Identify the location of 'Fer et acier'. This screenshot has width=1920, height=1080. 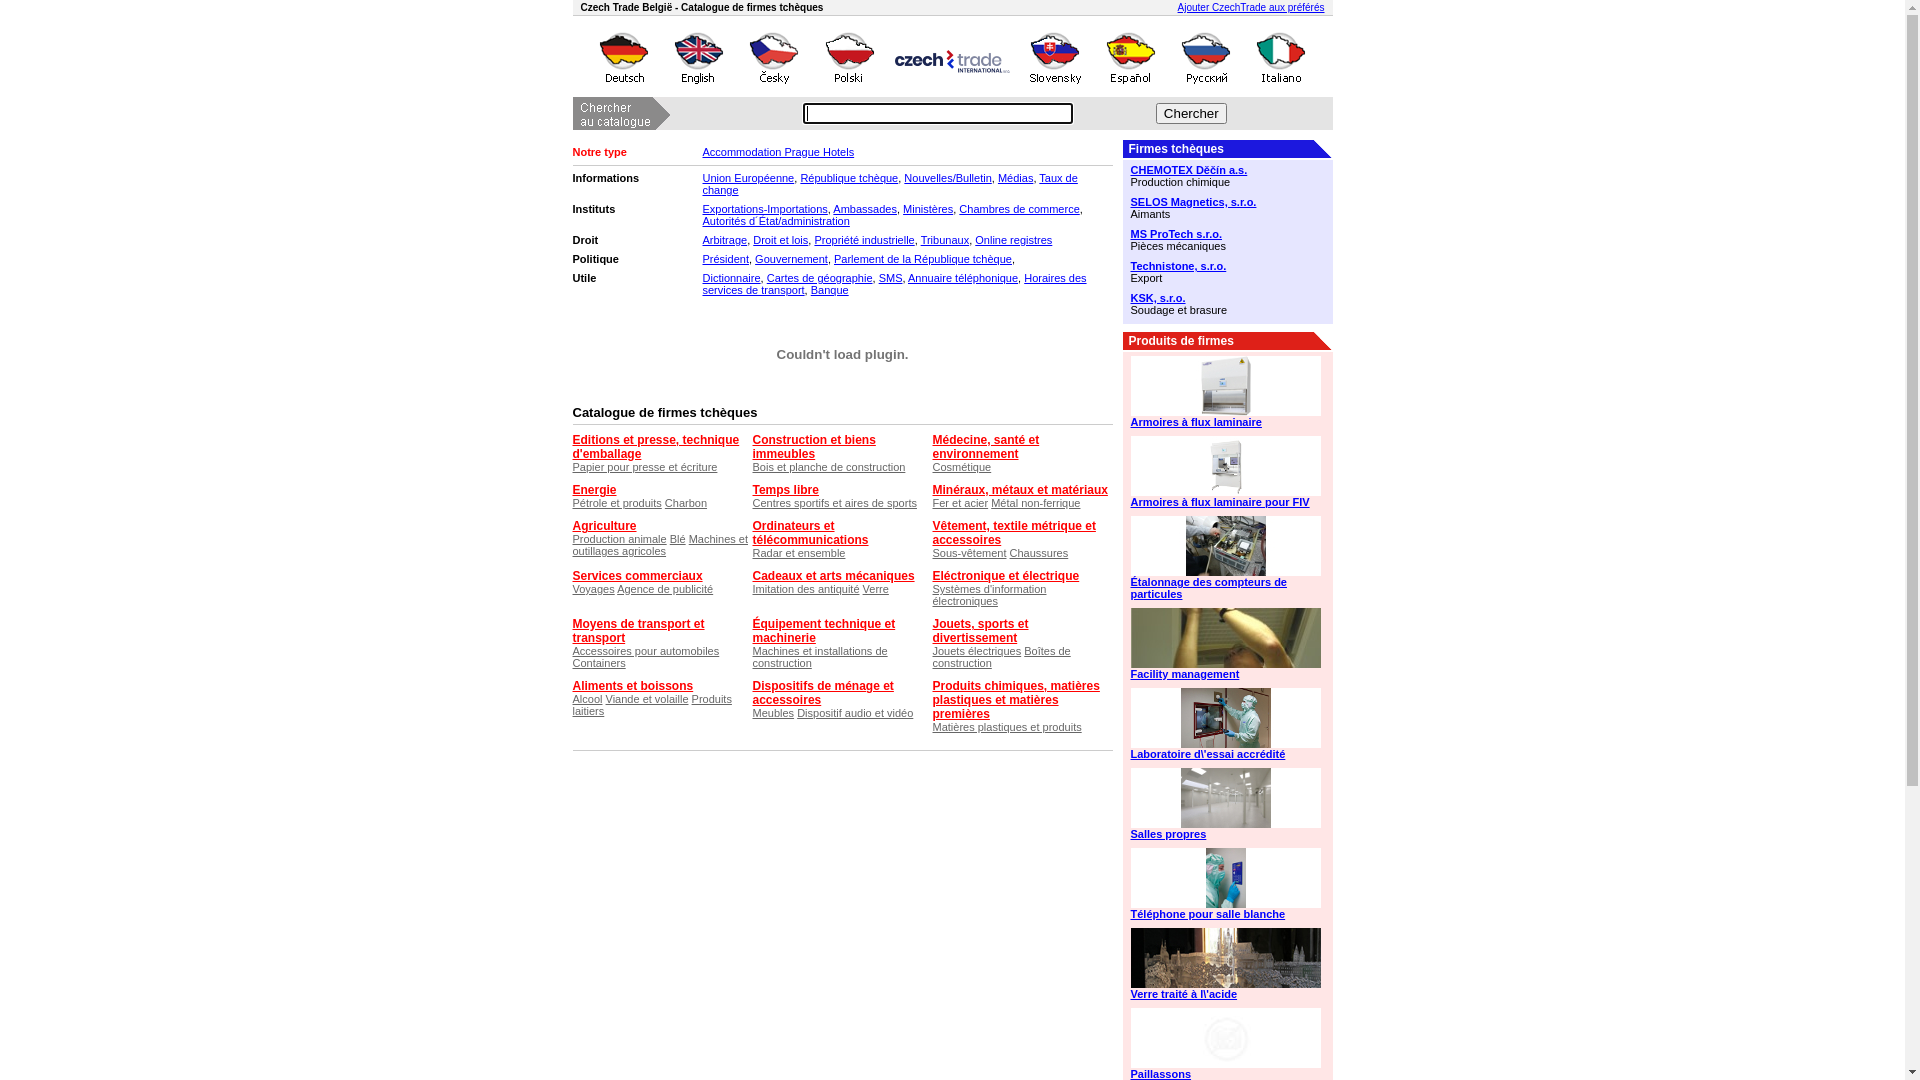
(960, 501).